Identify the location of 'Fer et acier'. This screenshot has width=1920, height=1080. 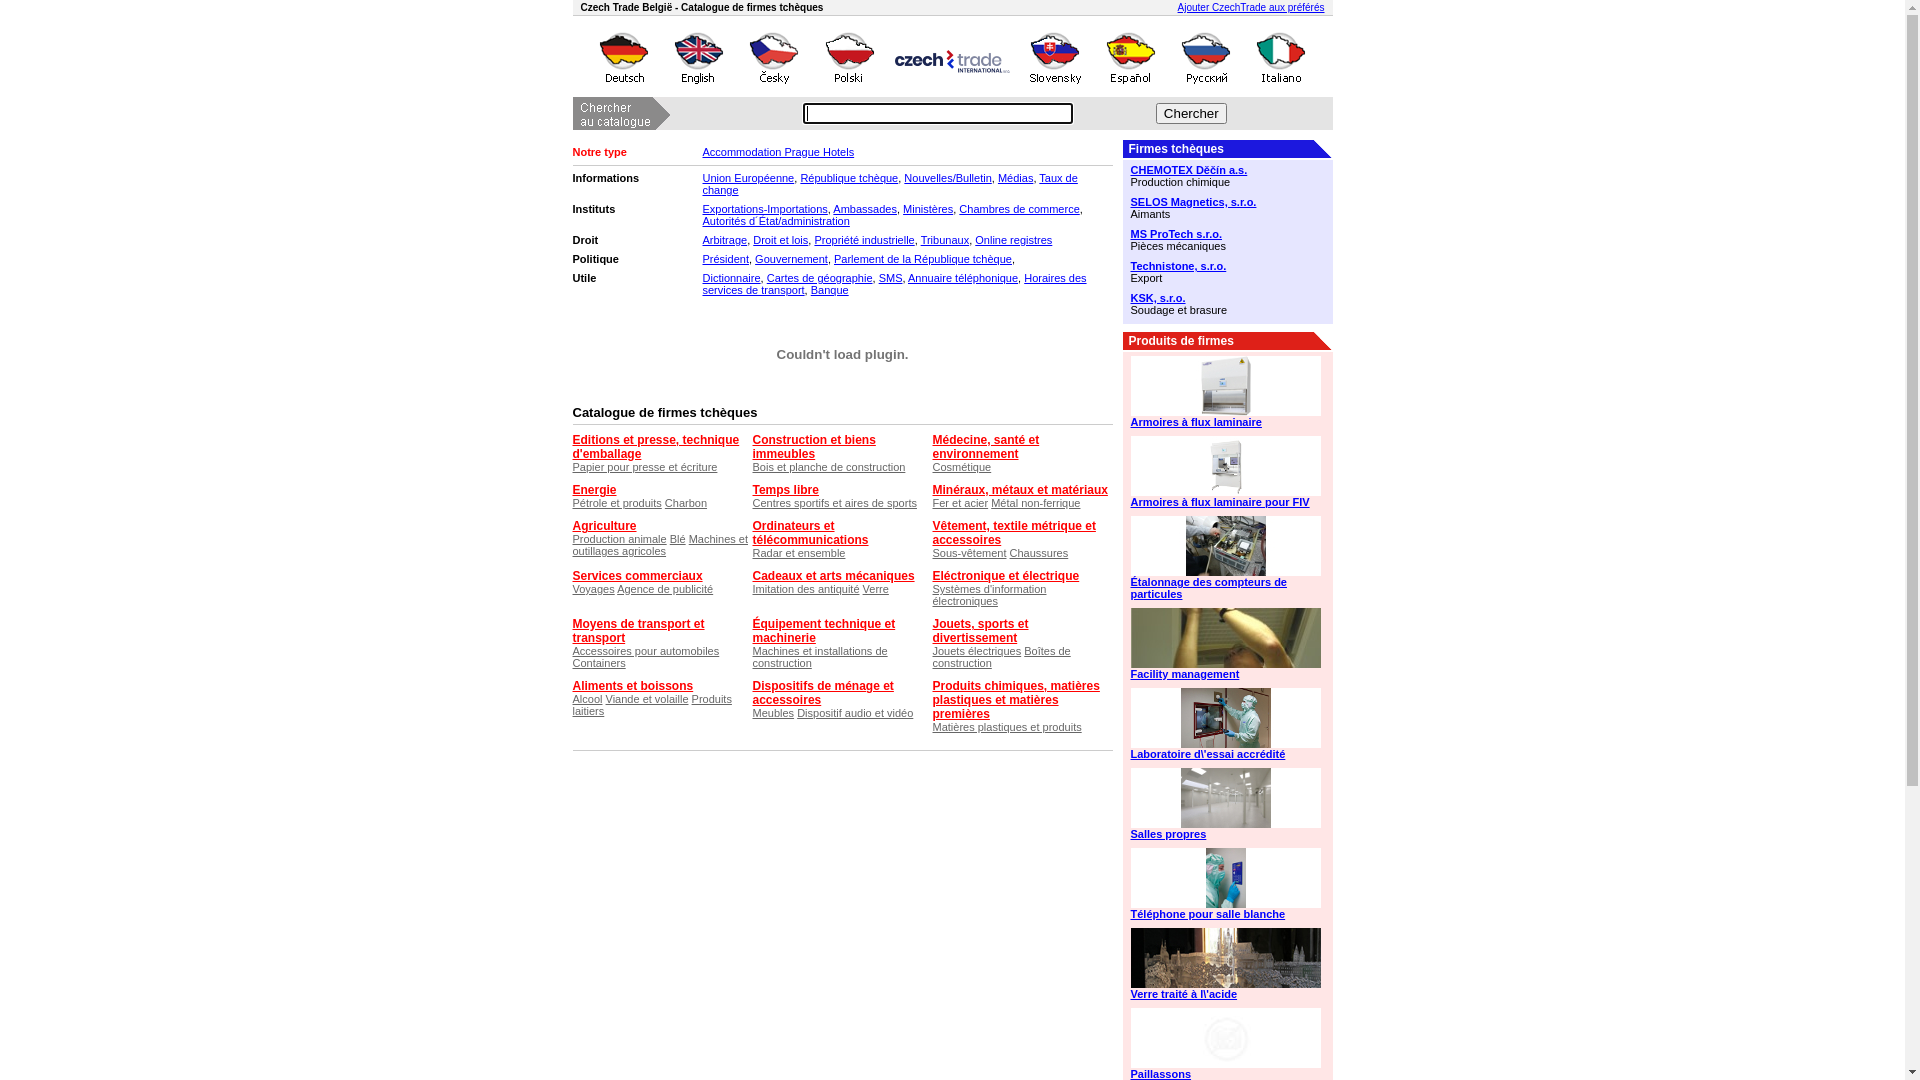
(960, 501).